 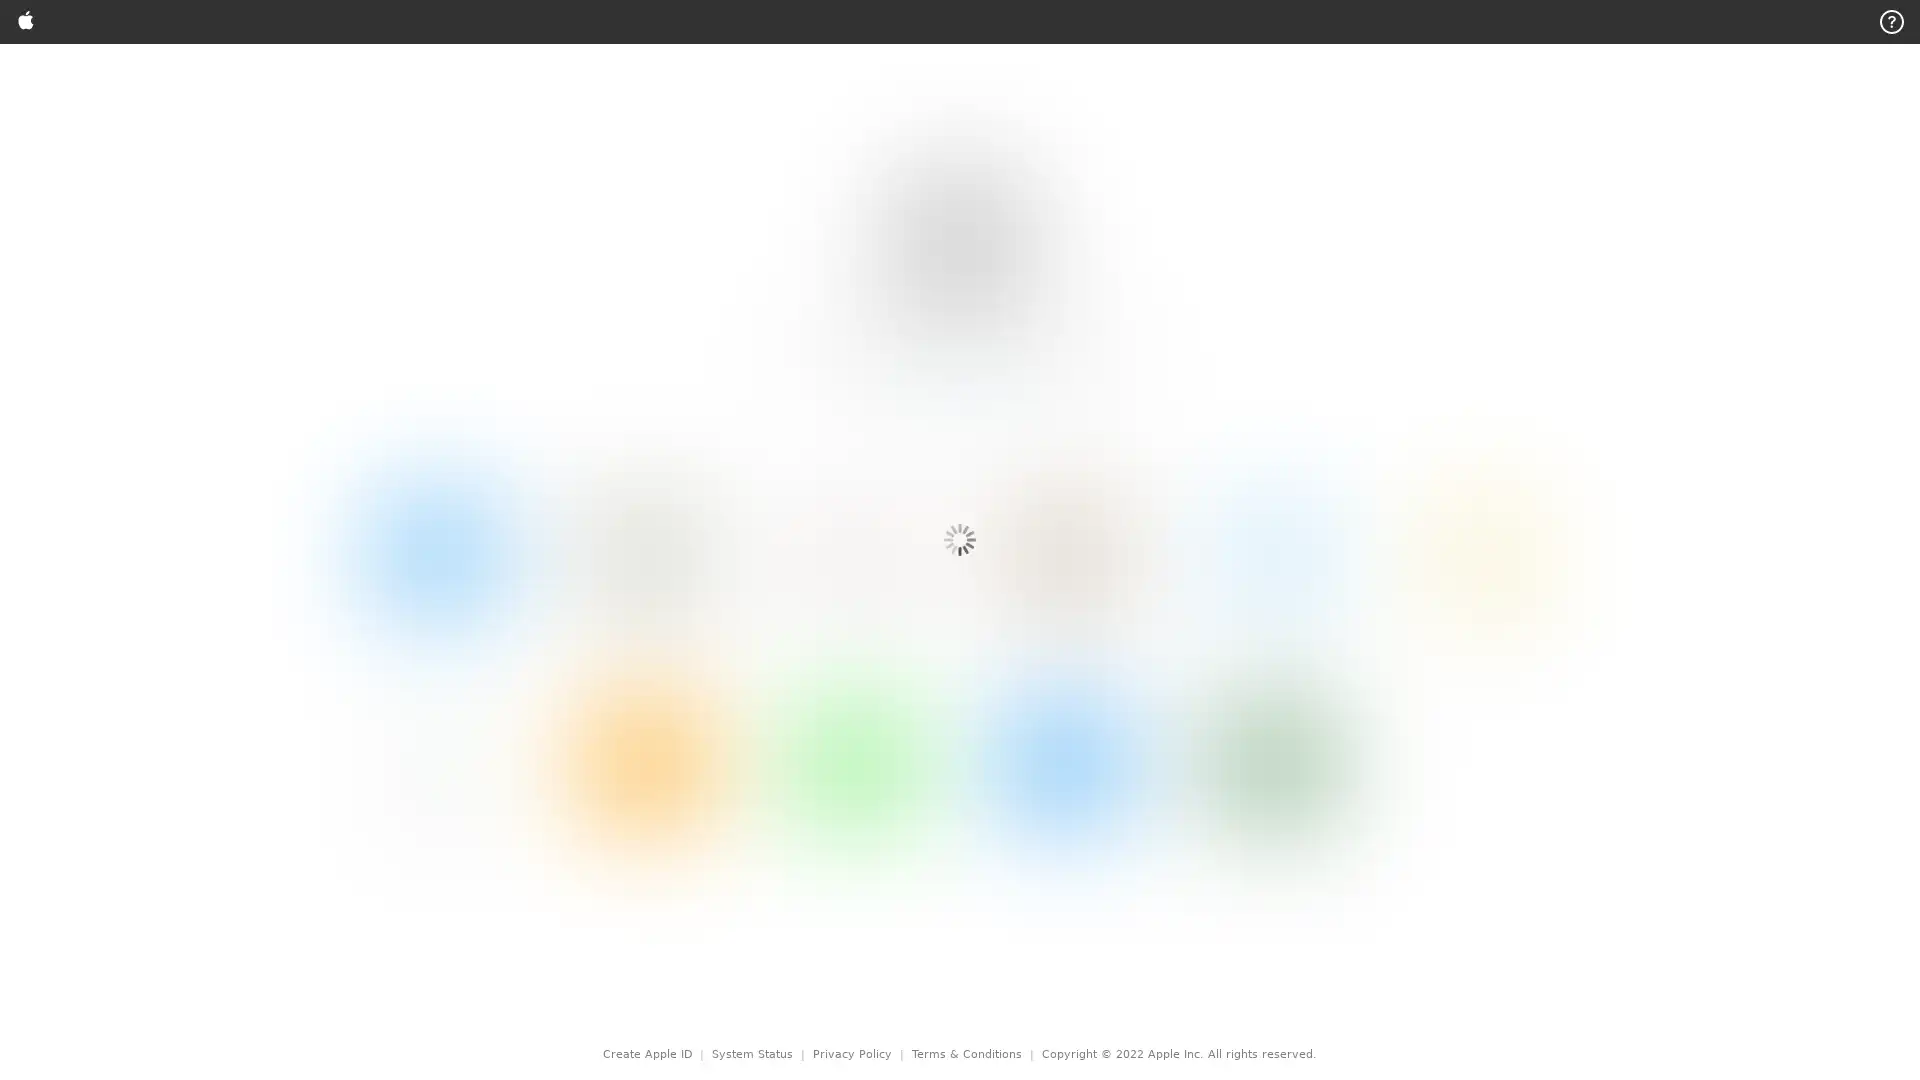 I want to click on Create your free Apple ID and get started today, so click(x=992, y=98).